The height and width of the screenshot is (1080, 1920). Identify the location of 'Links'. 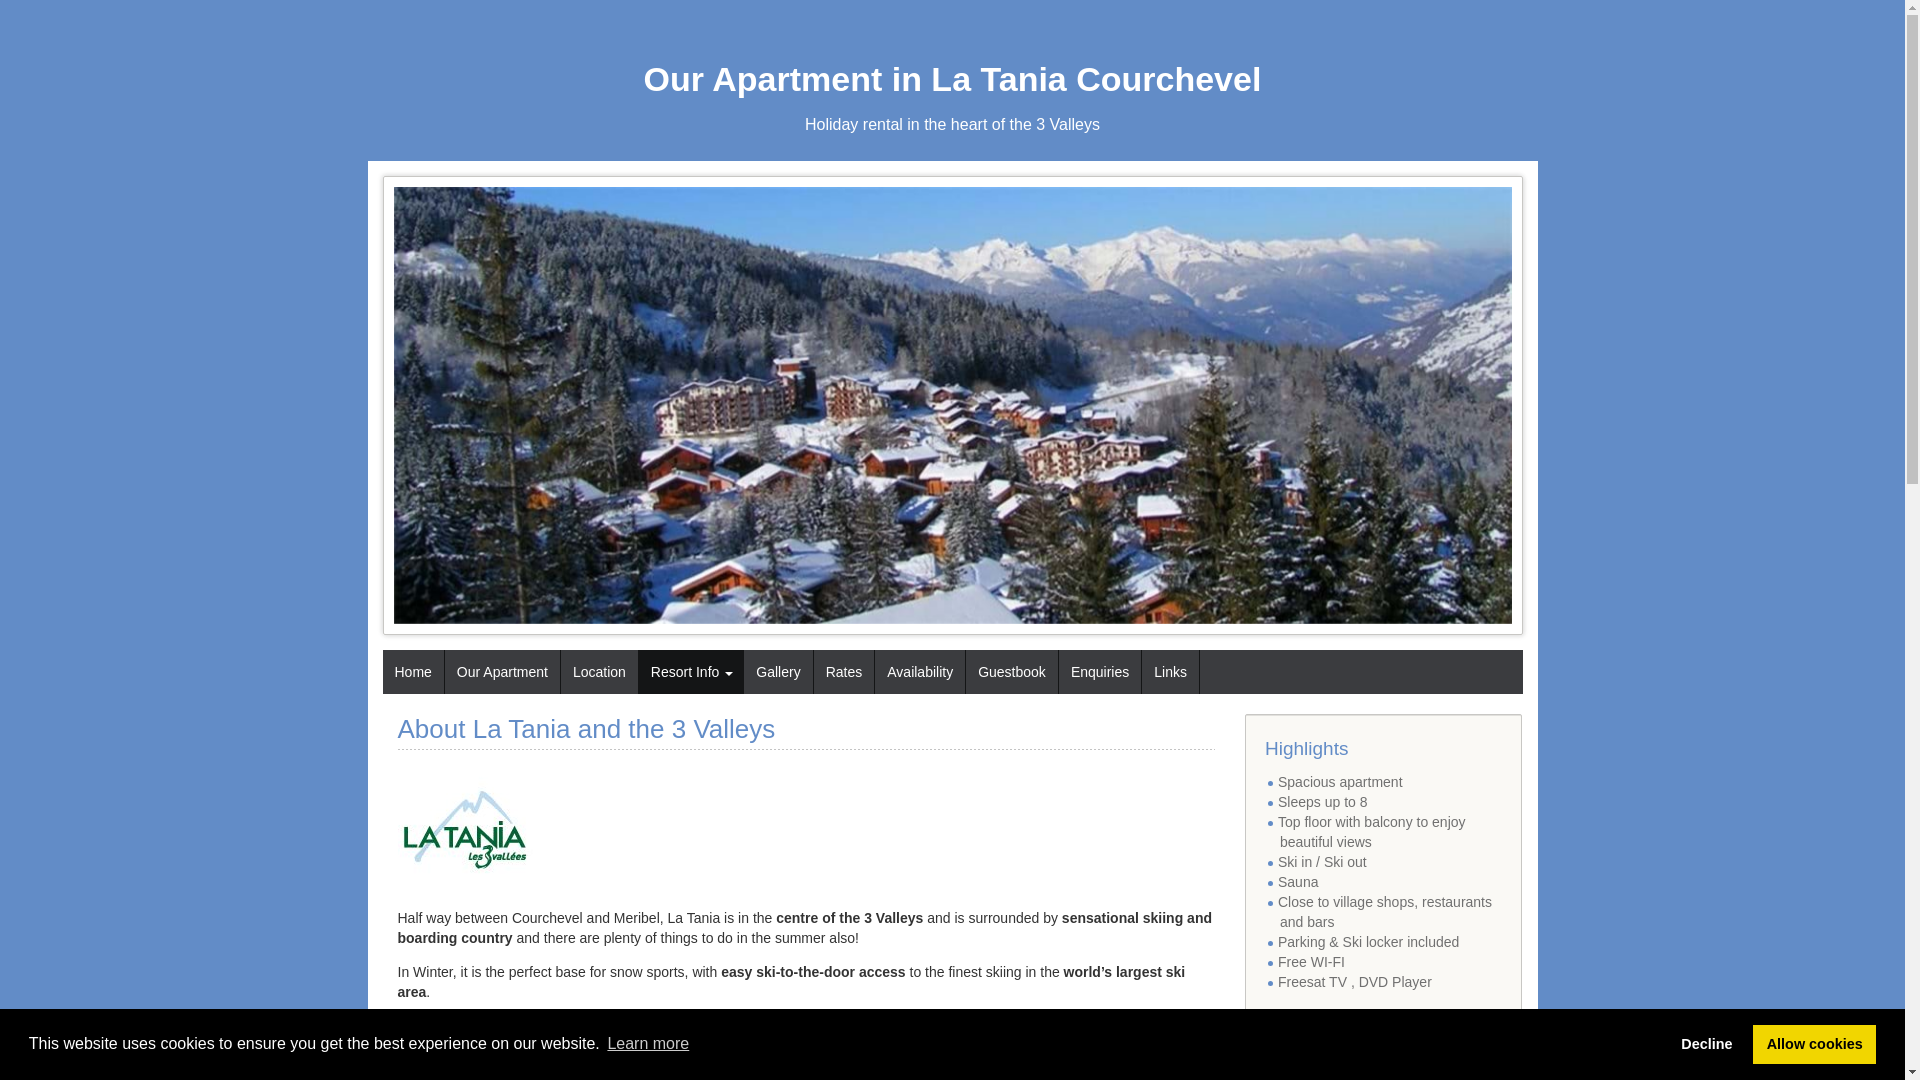
(1170, 671).